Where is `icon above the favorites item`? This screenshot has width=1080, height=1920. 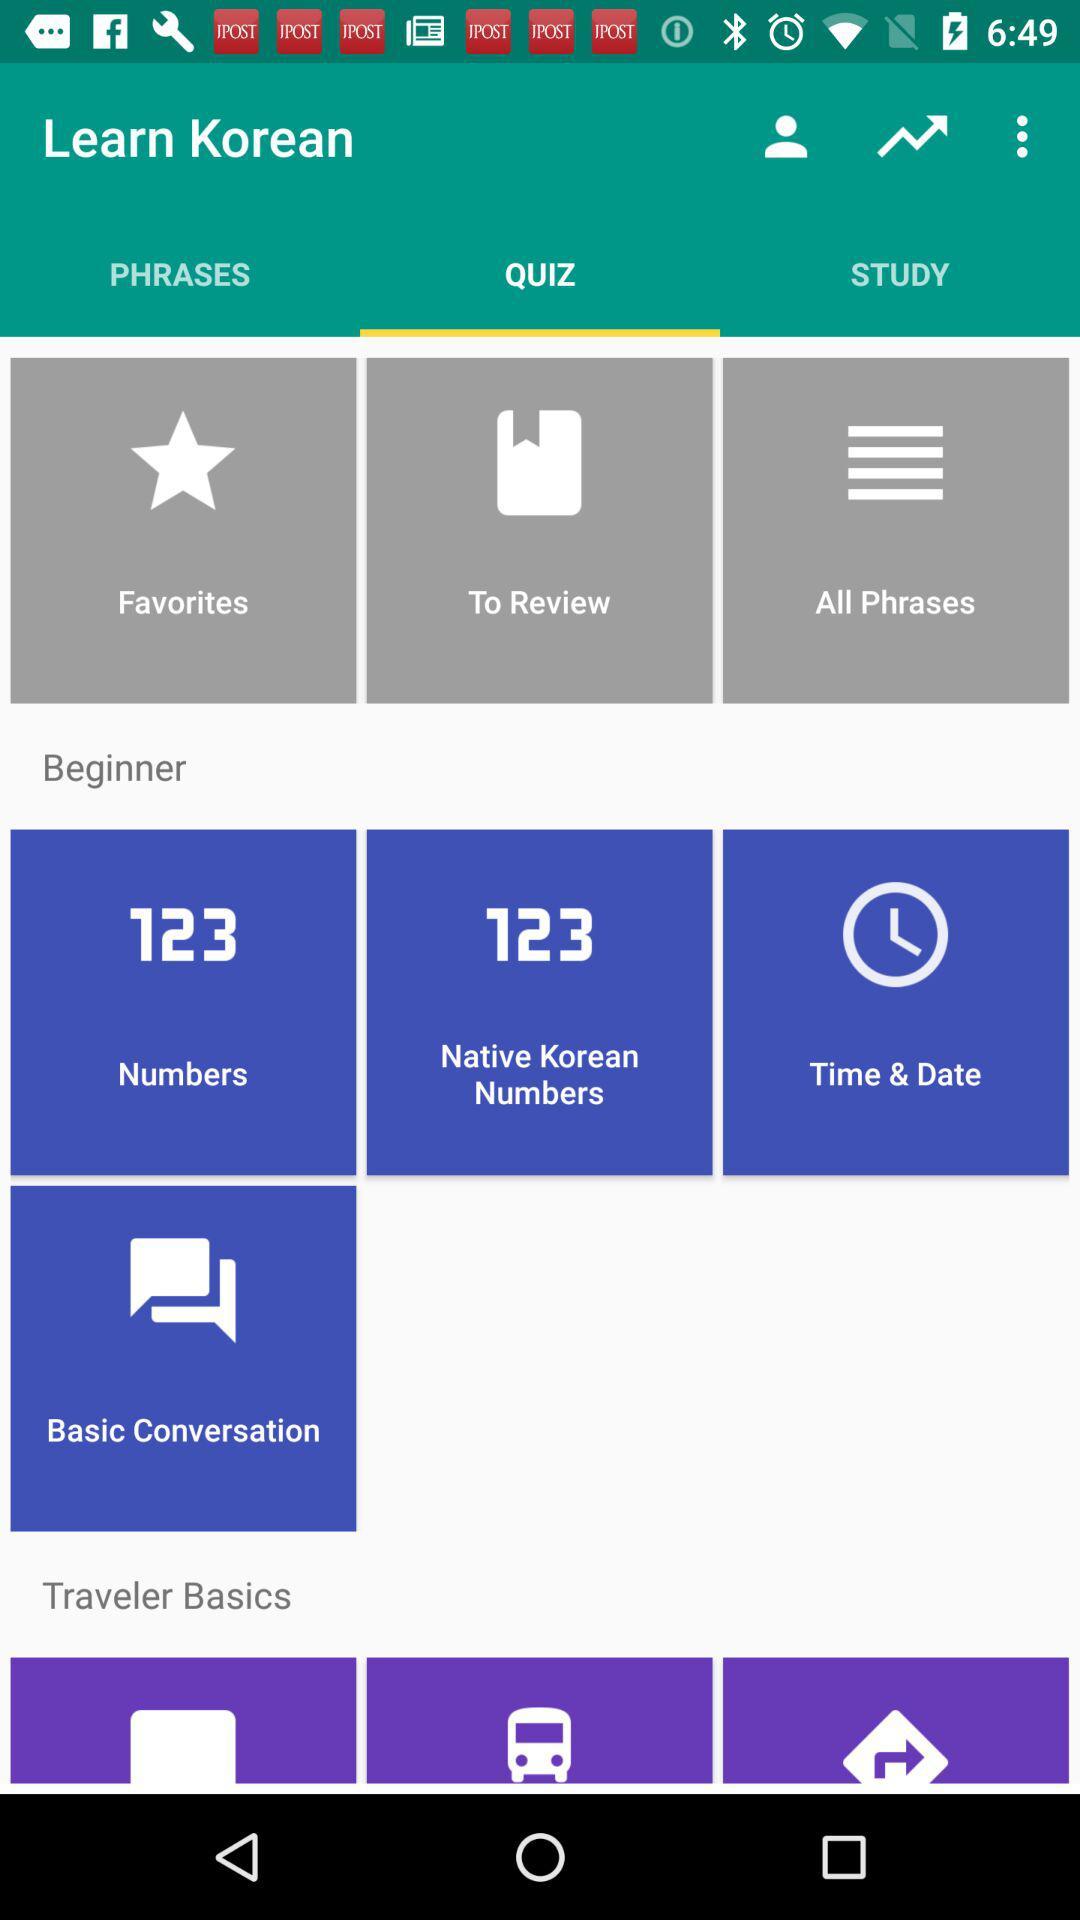 icon above the favorites item is located at coordinates (540, 272).